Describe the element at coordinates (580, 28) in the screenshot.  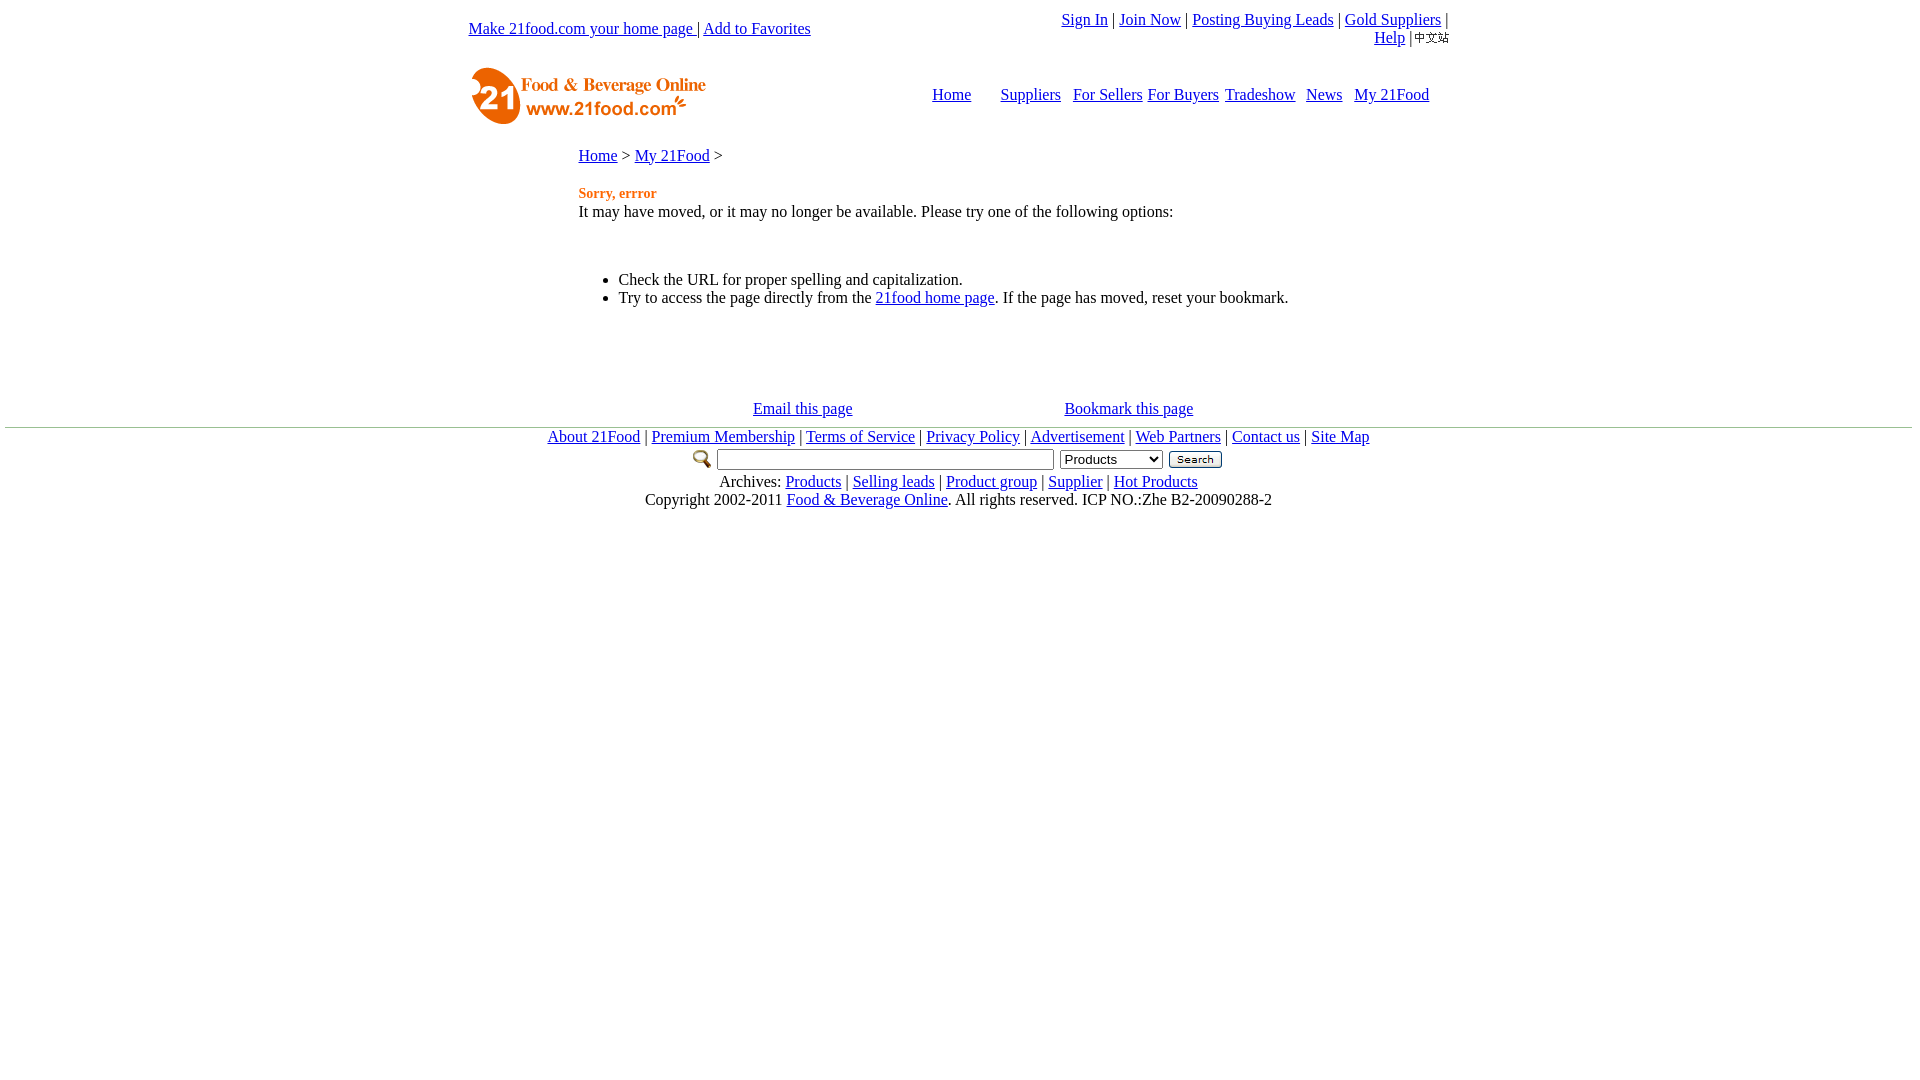
I see `'Make 21food.com your home page'` at that location.